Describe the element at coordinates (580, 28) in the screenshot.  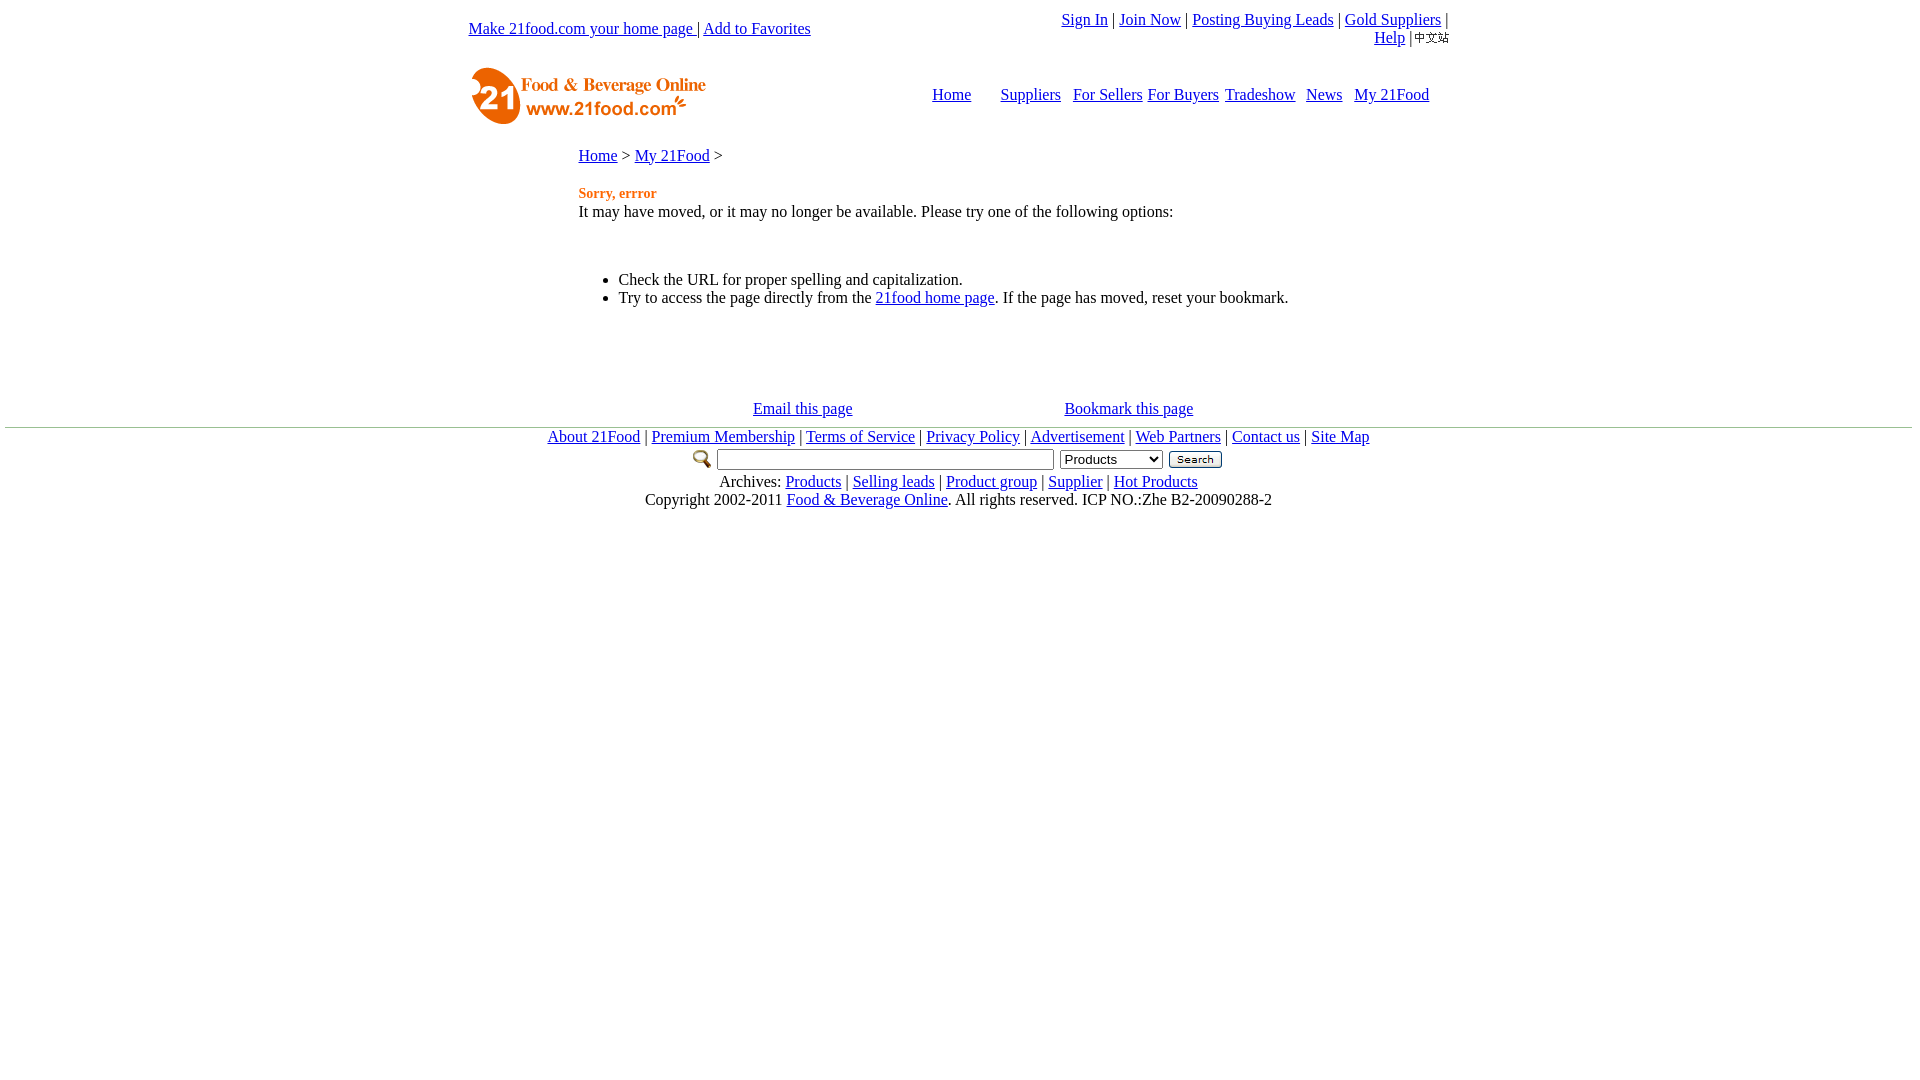
I see `'Make 21food.com your home page'` at that location.